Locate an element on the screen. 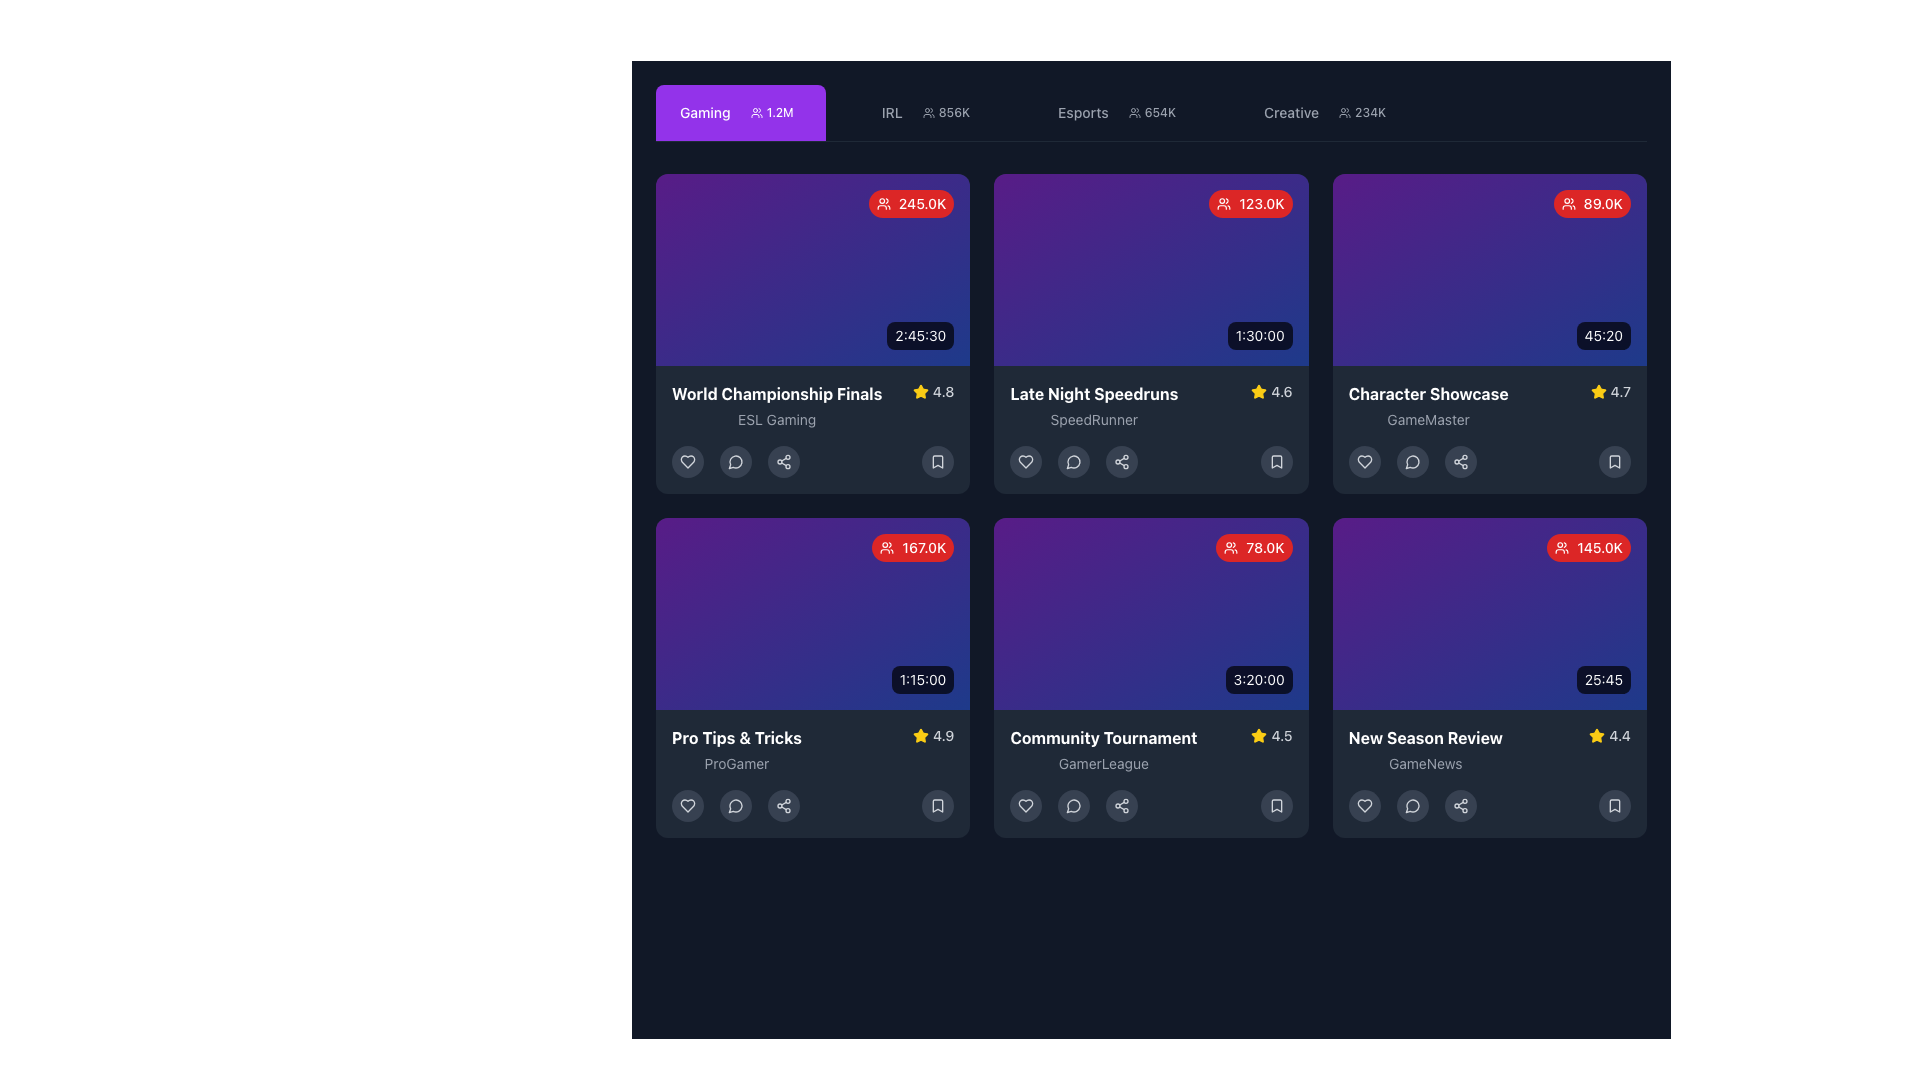 The width and height of the screenshot is (1920, 1080). the 'like' or 'favorite' button located at the bottom row of the grid, first from the left, under the 'Community Tournament' card to mark the content as liked or saved is located at coordinates (1026, 805).